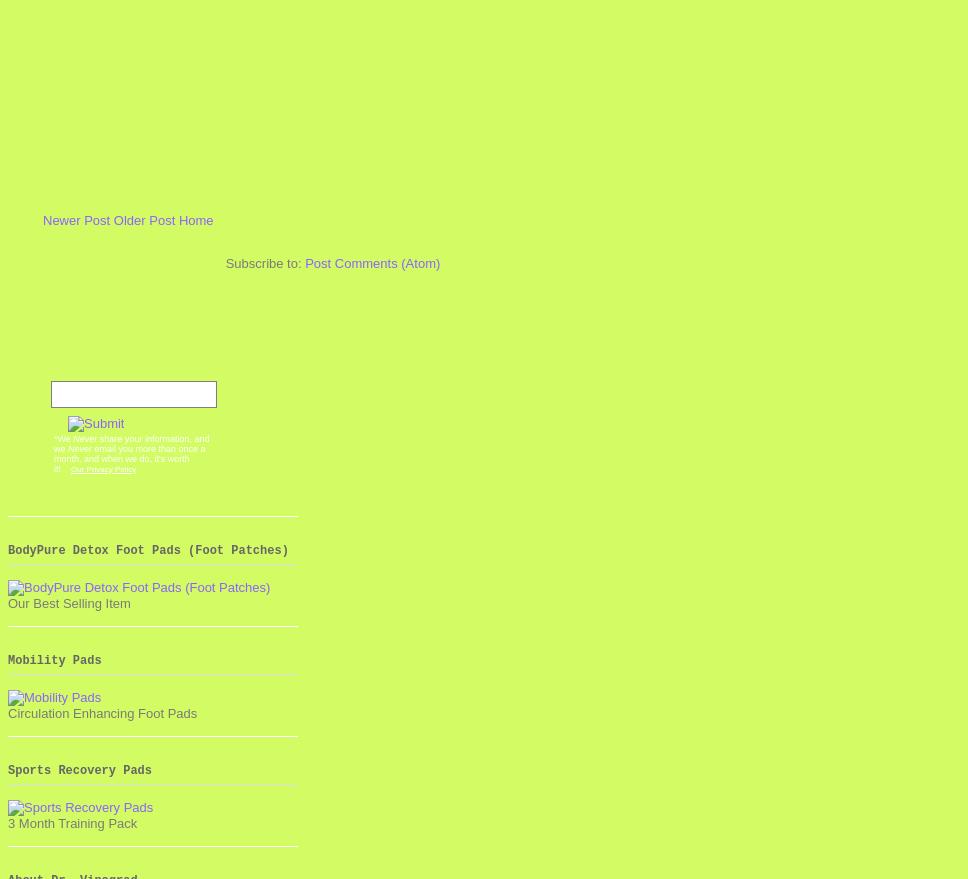  I want to click on 'Home', so click(195, 219).